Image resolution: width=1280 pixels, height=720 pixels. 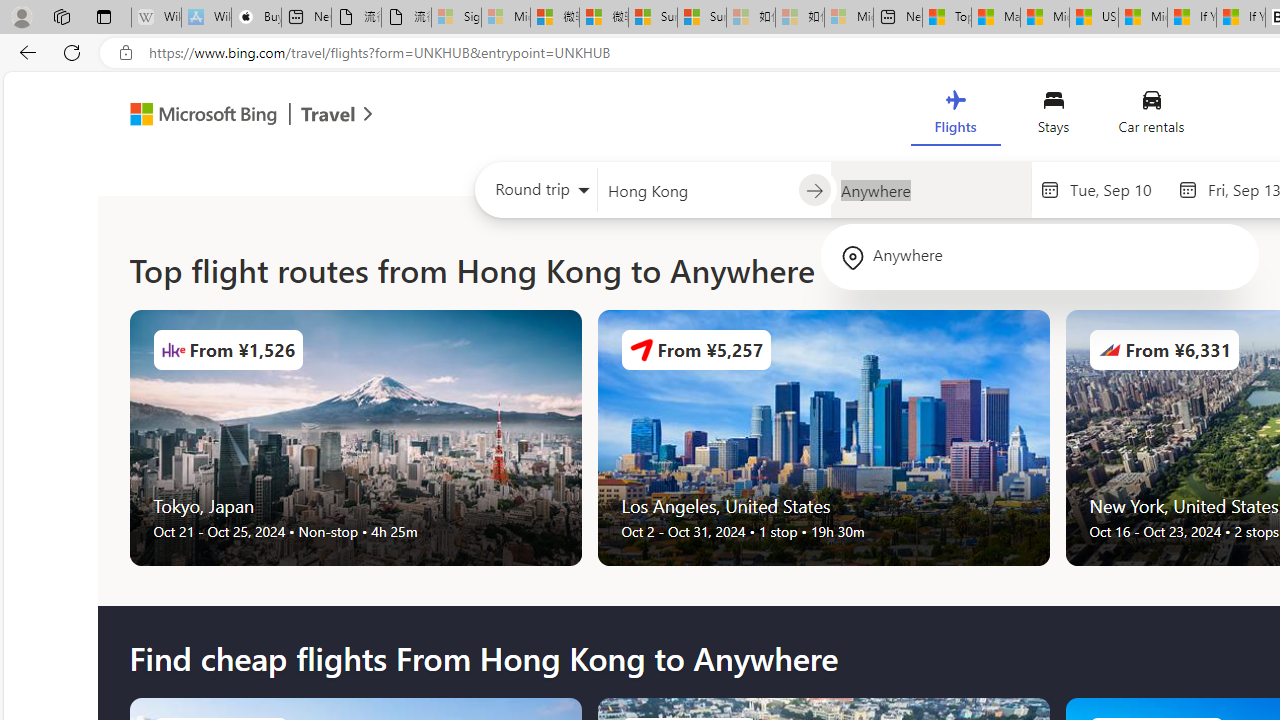 What do you see at coordinates (536, 194) in the screenshot?
I see `'Select trip type'` at bounding box center [536, 194].